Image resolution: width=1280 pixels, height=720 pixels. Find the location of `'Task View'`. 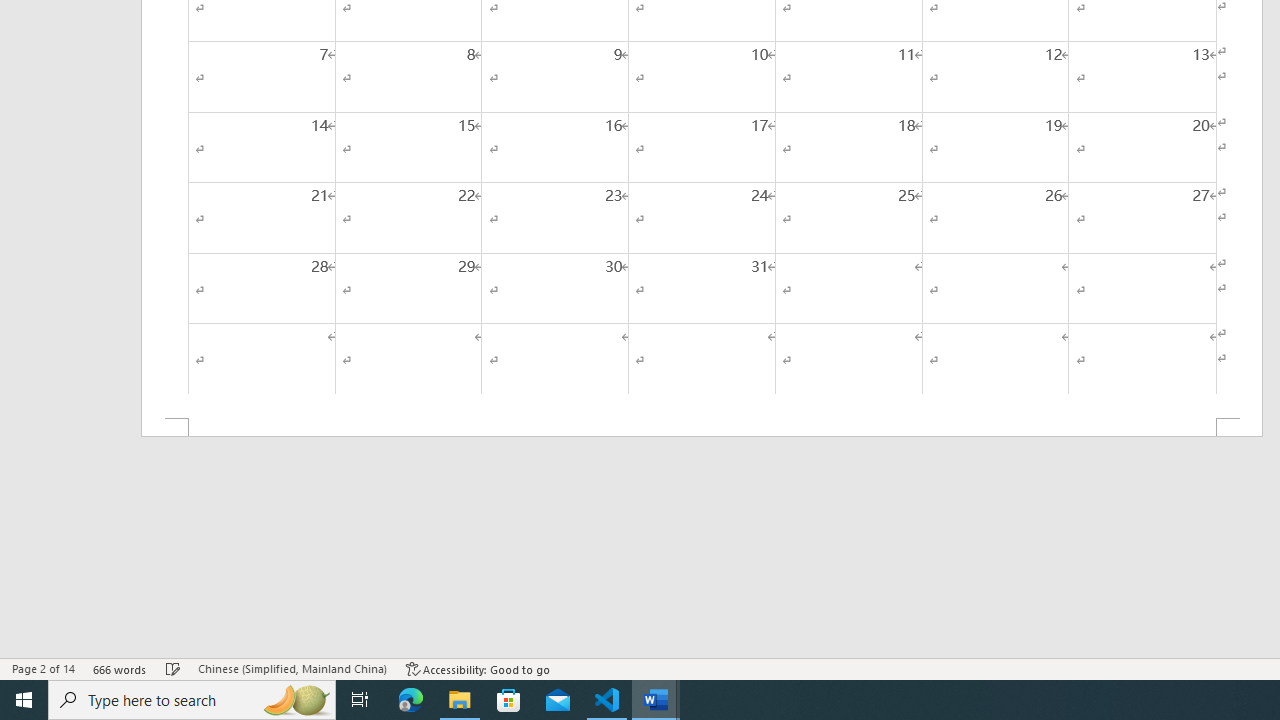

'Task View' is located at coordinates (359, 698).